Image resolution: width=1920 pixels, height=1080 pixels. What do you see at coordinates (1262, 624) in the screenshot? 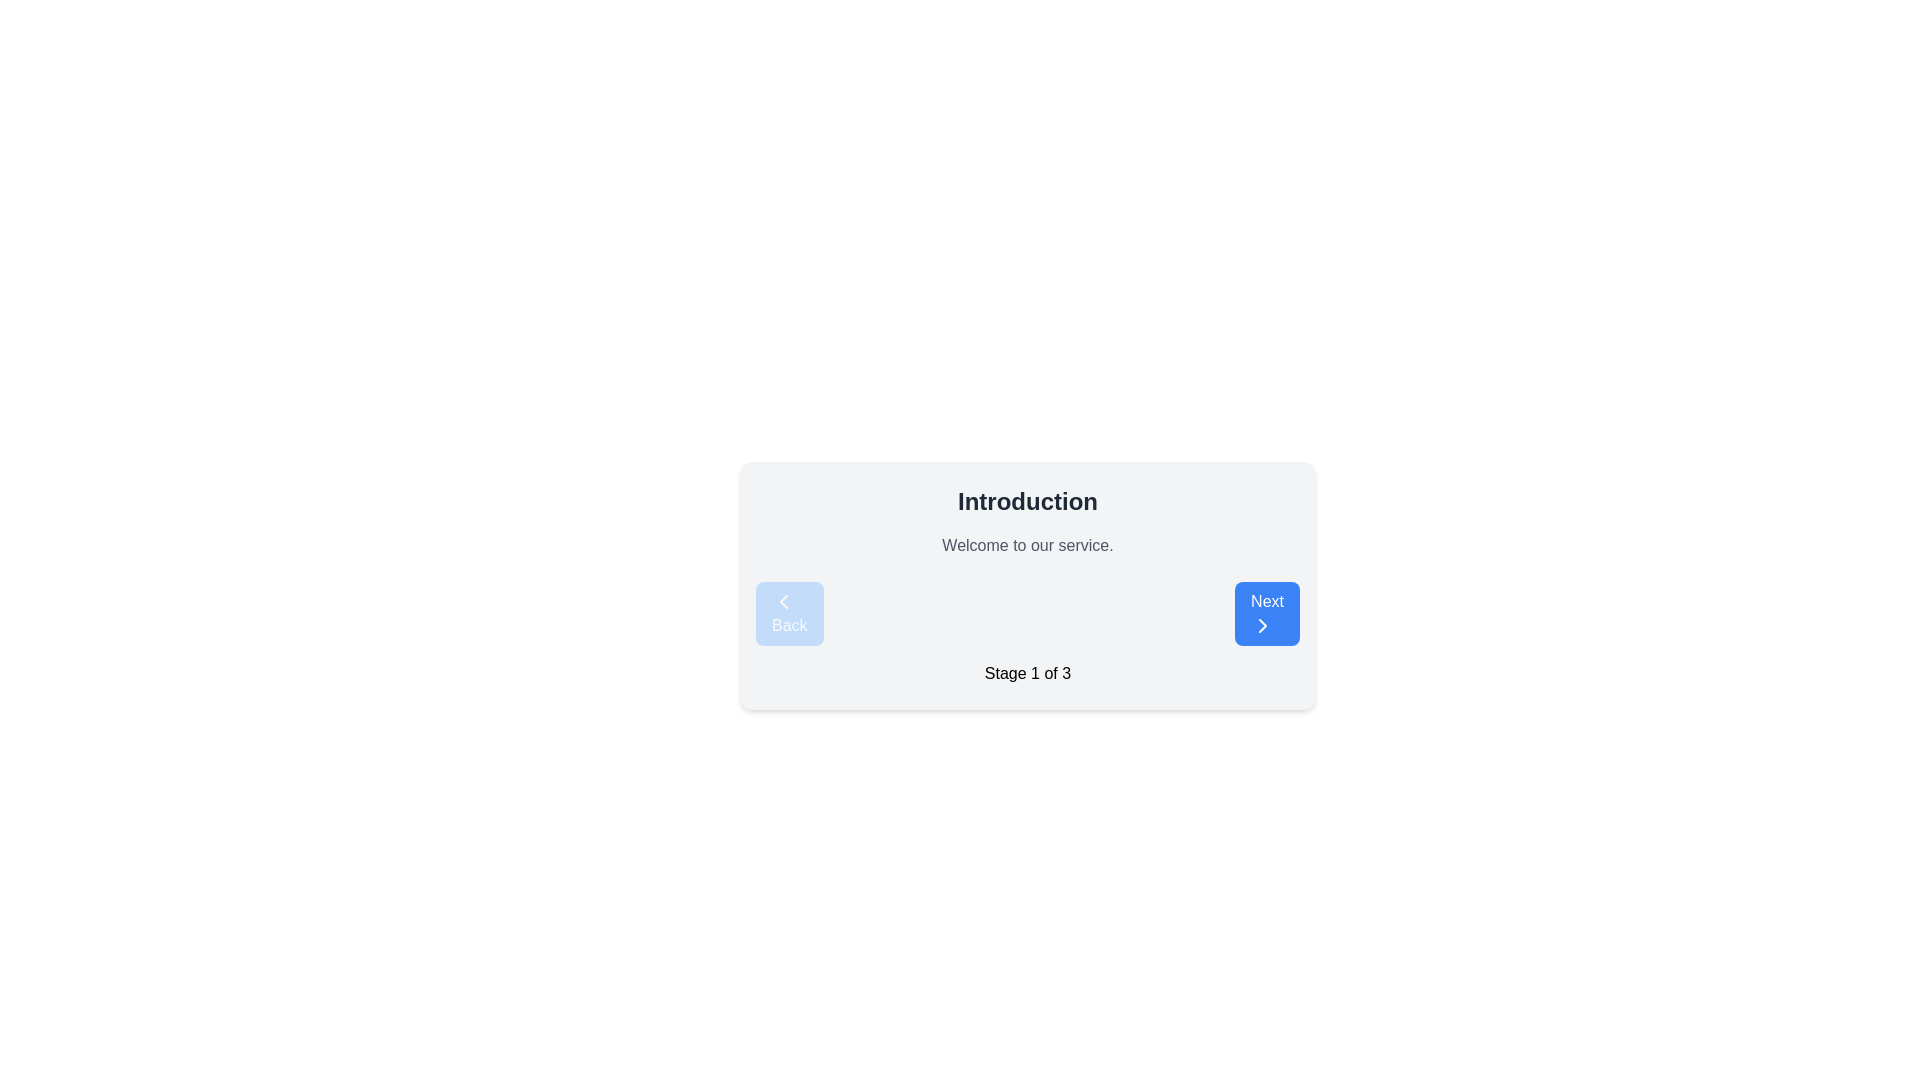
I see `the chevron icon located on the right side of the 'Next' button at the bottom-right corner of the card interface` at bounding box center [1262, 624].